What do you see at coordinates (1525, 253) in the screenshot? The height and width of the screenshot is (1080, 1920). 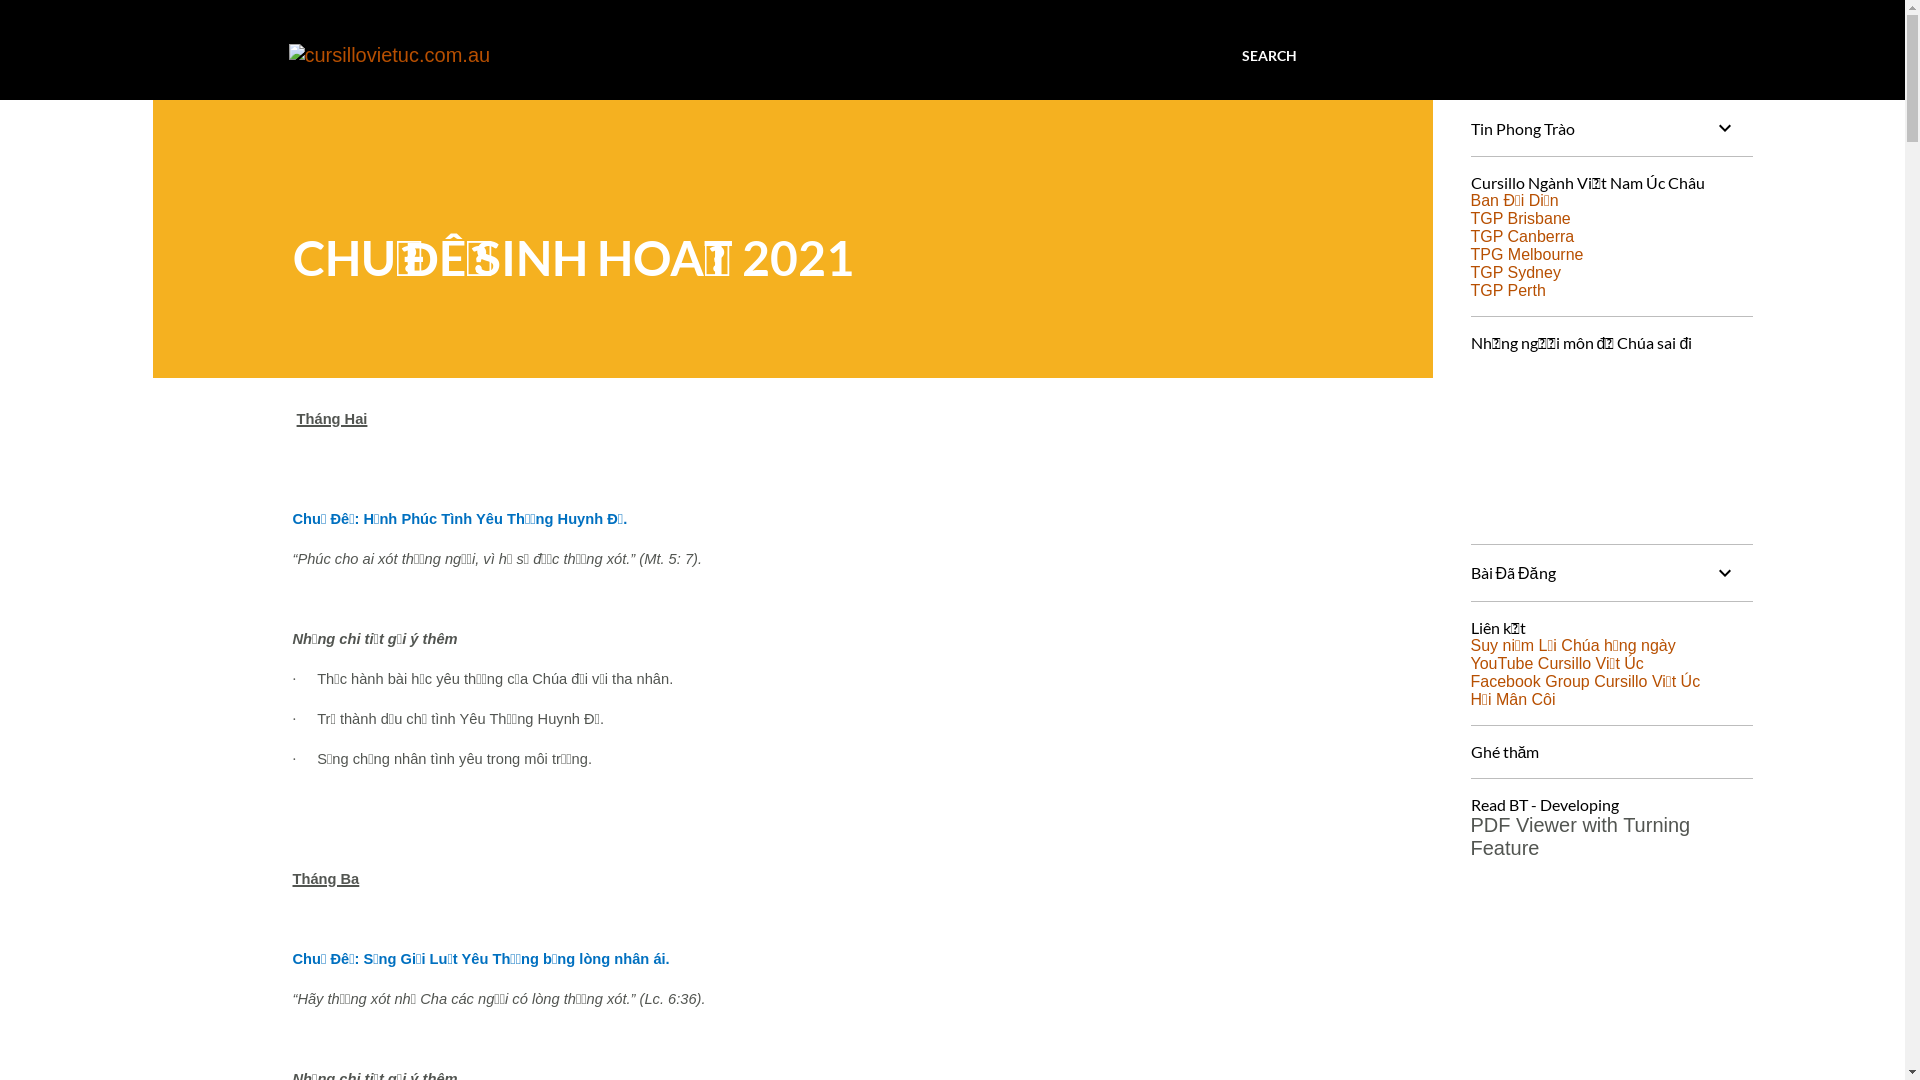 I see `'TPG Melbourne'` at bounding box center [1525, 253].